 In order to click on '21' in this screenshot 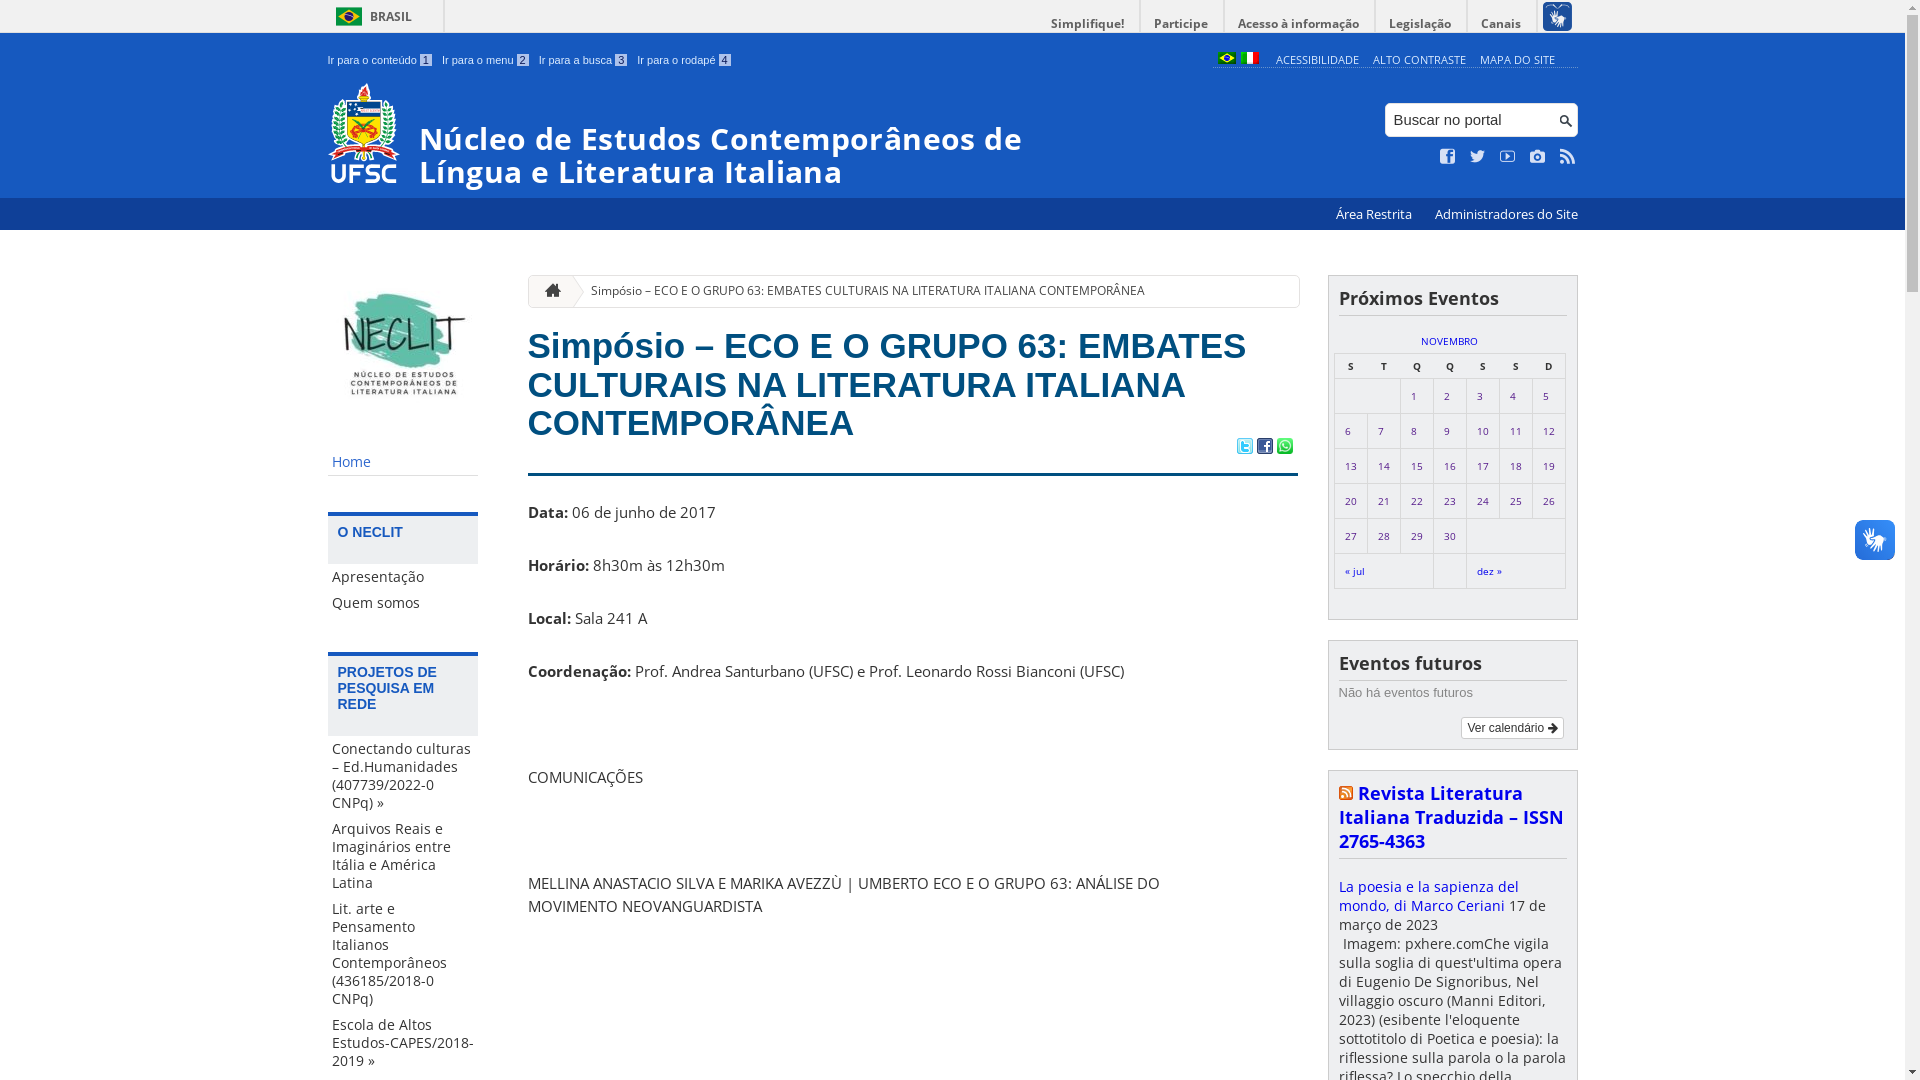, I will do `click(1382, 500)`.